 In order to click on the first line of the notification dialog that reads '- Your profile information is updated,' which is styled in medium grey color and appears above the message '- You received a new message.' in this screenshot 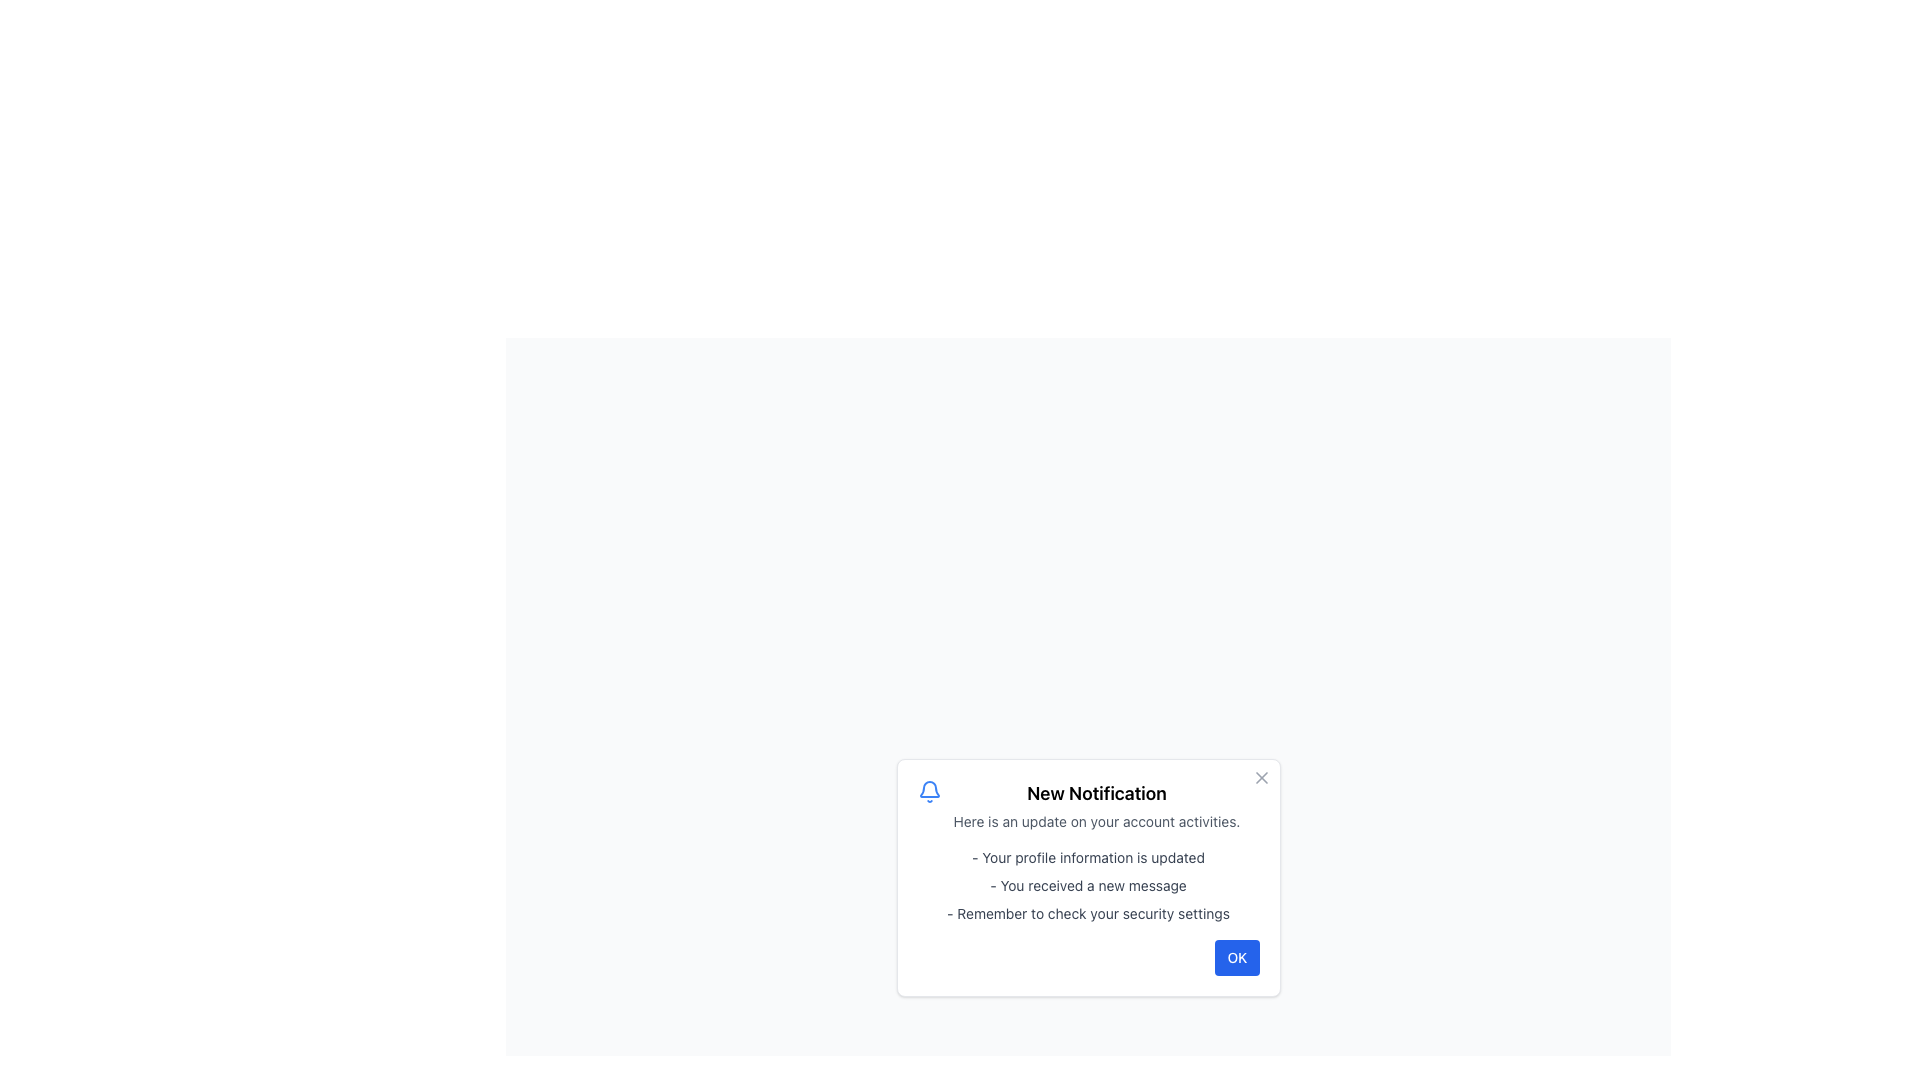, I will do `click(1087, 856)`.